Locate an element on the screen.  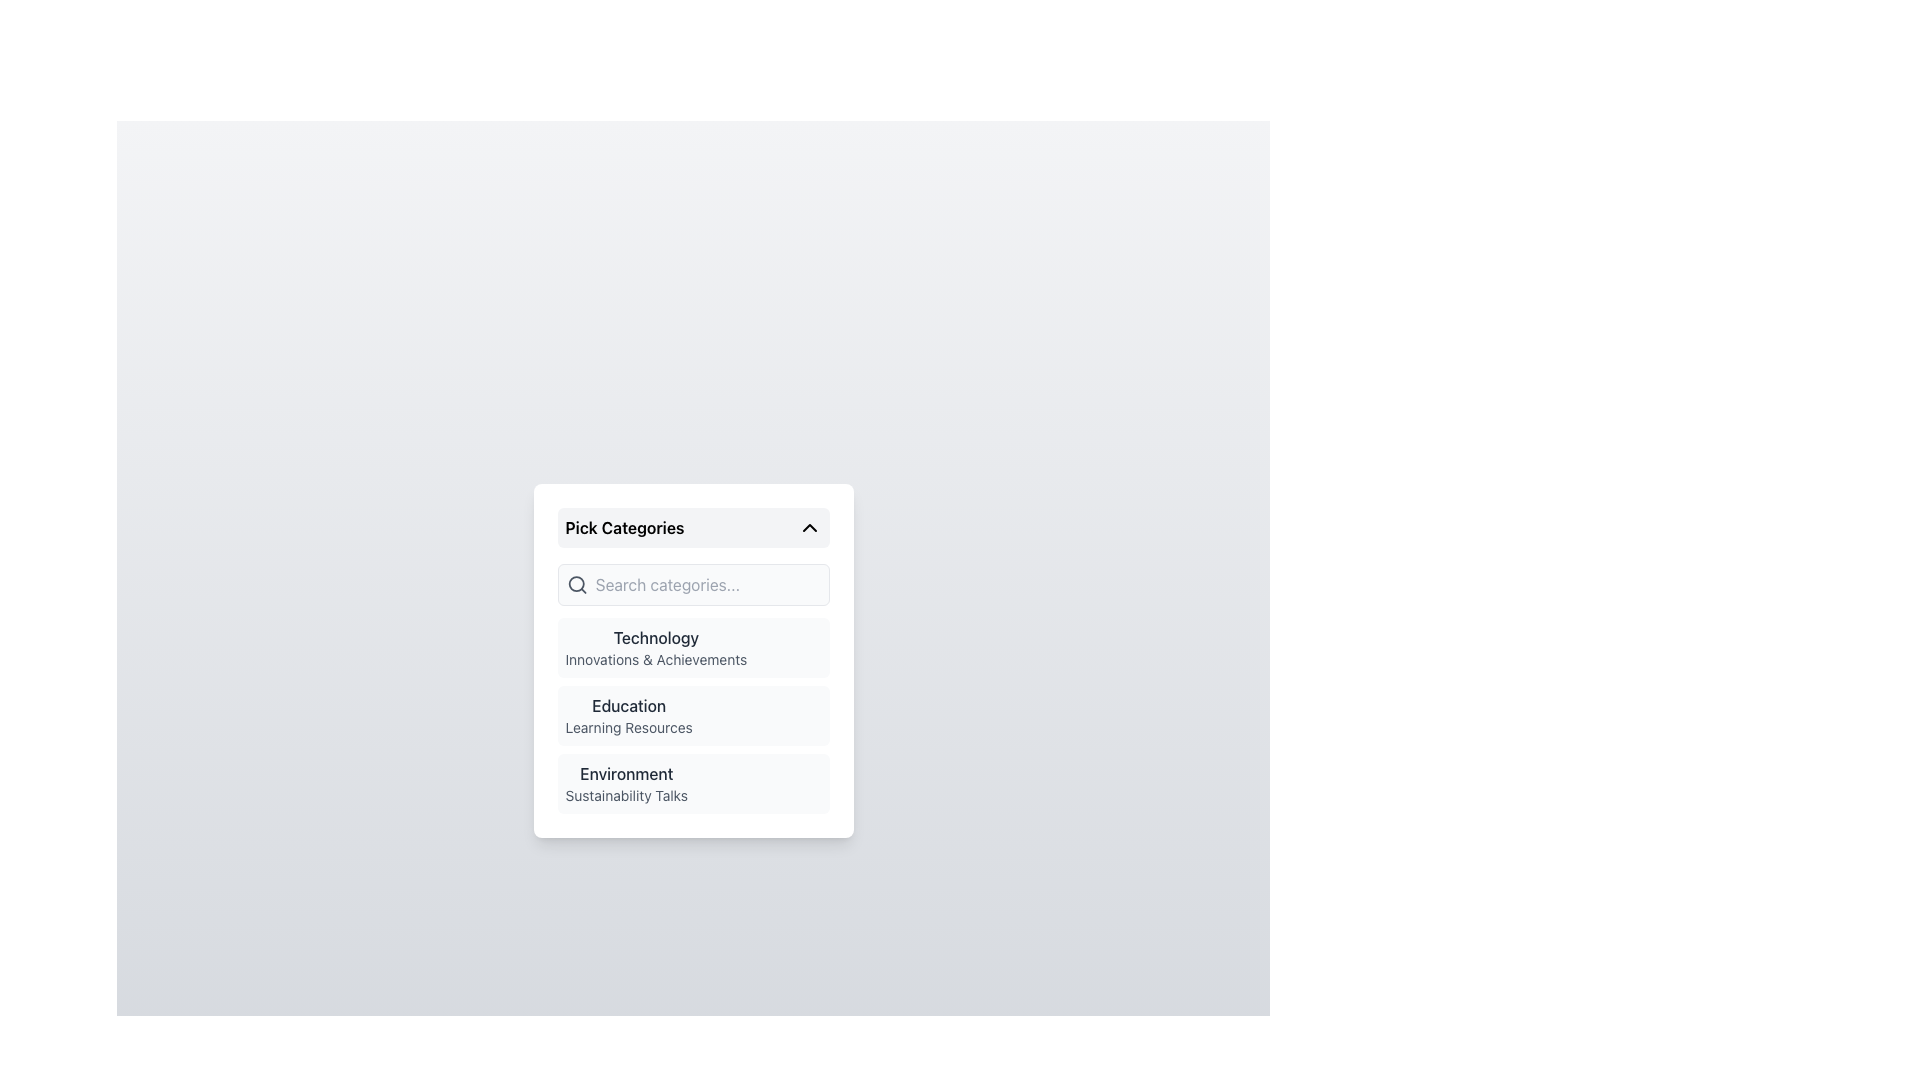
the 'Sustainability Talks' text label, which indicates a subcategory under the 'Environment' category, located in the bottom-right quadrant of the menu is located at coordinates (625, 794).